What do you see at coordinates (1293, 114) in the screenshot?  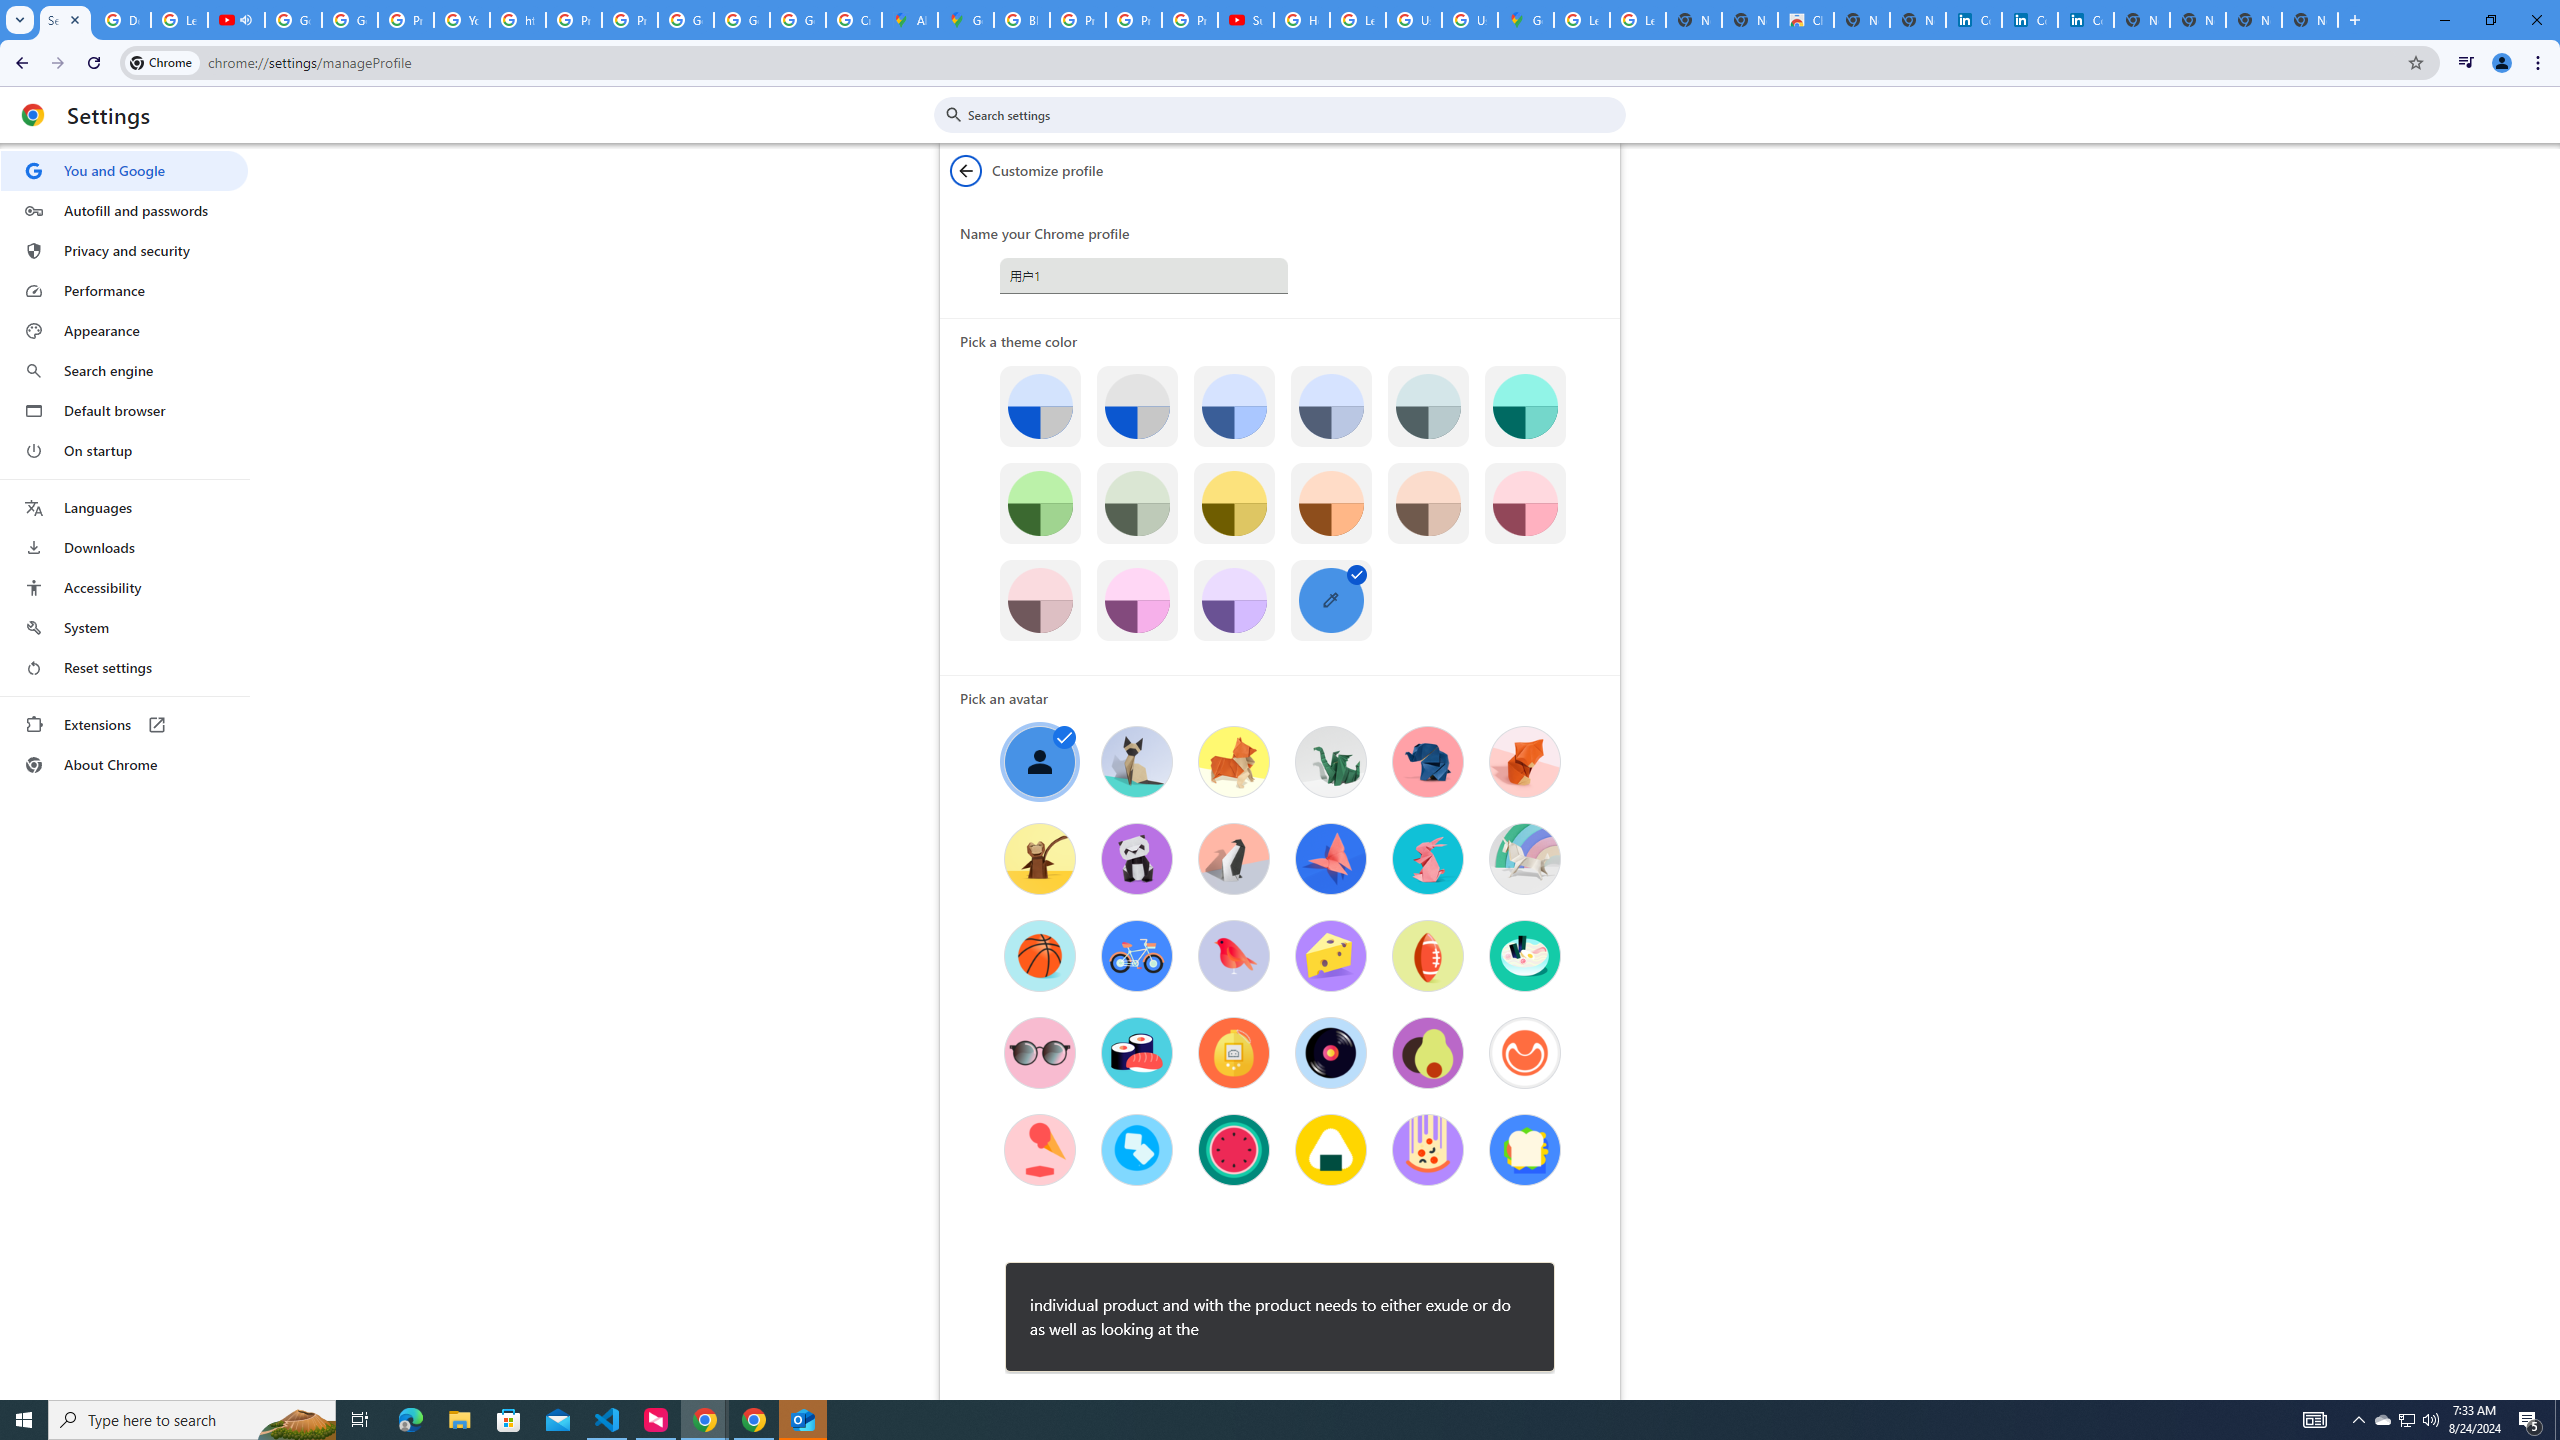 I see `'Search settings'` at bounding box center [1293, 114].